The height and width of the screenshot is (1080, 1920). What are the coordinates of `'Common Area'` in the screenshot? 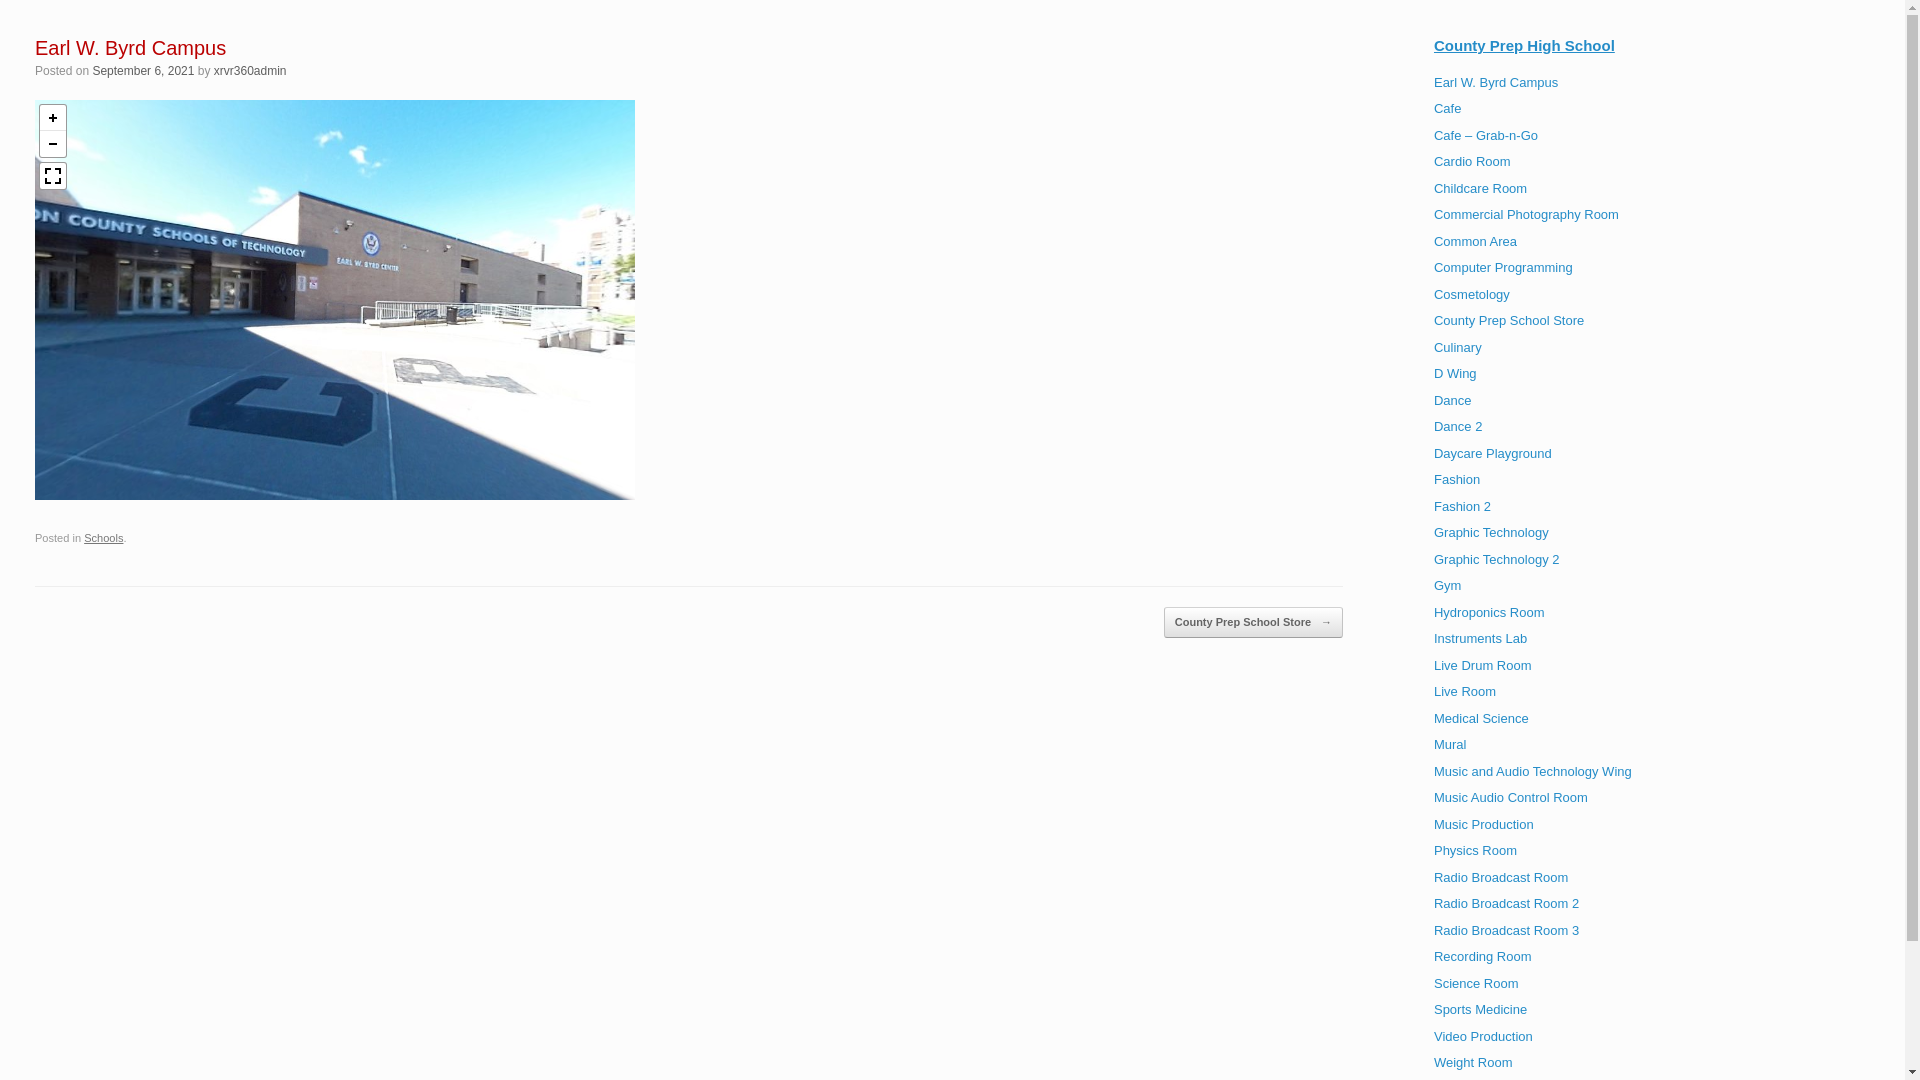 It's located at (1475, 240).